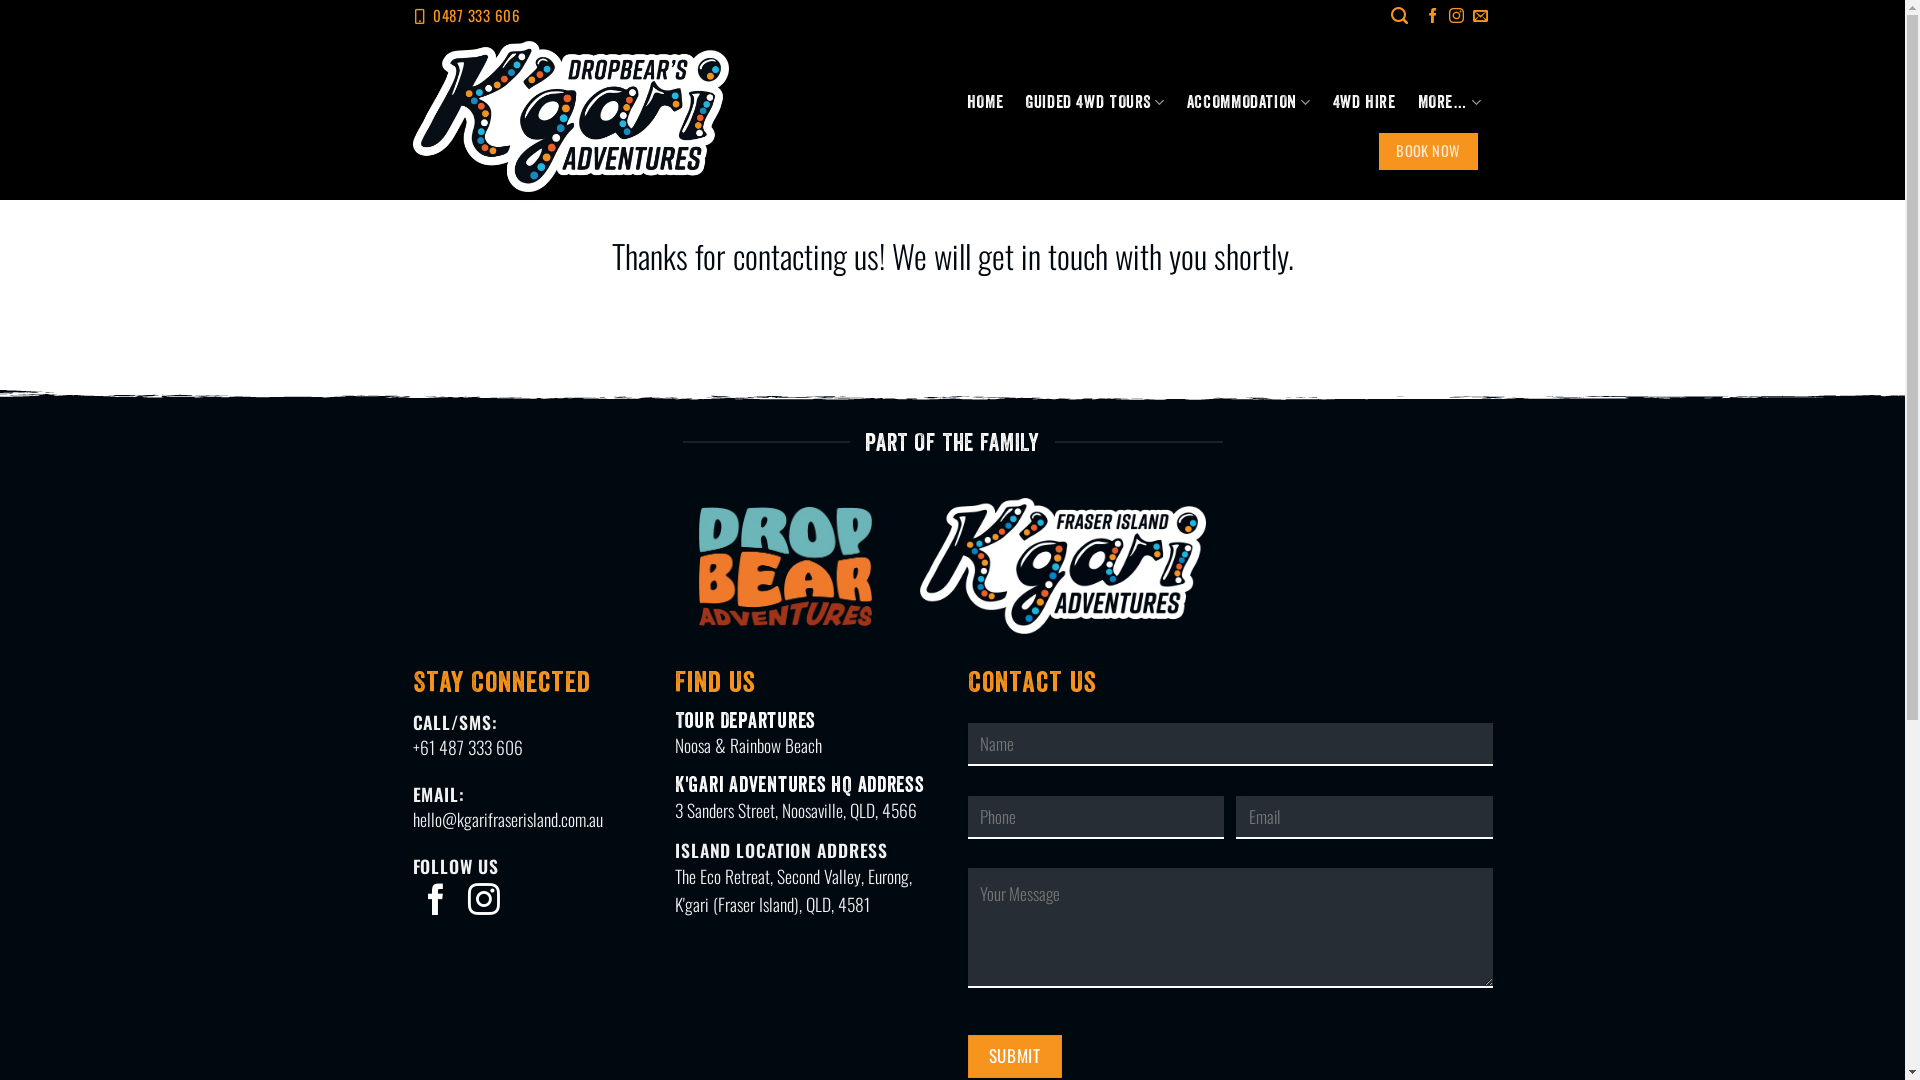  I want to click on 'GUIDED 4WD TOURS', so click(1093, 101).